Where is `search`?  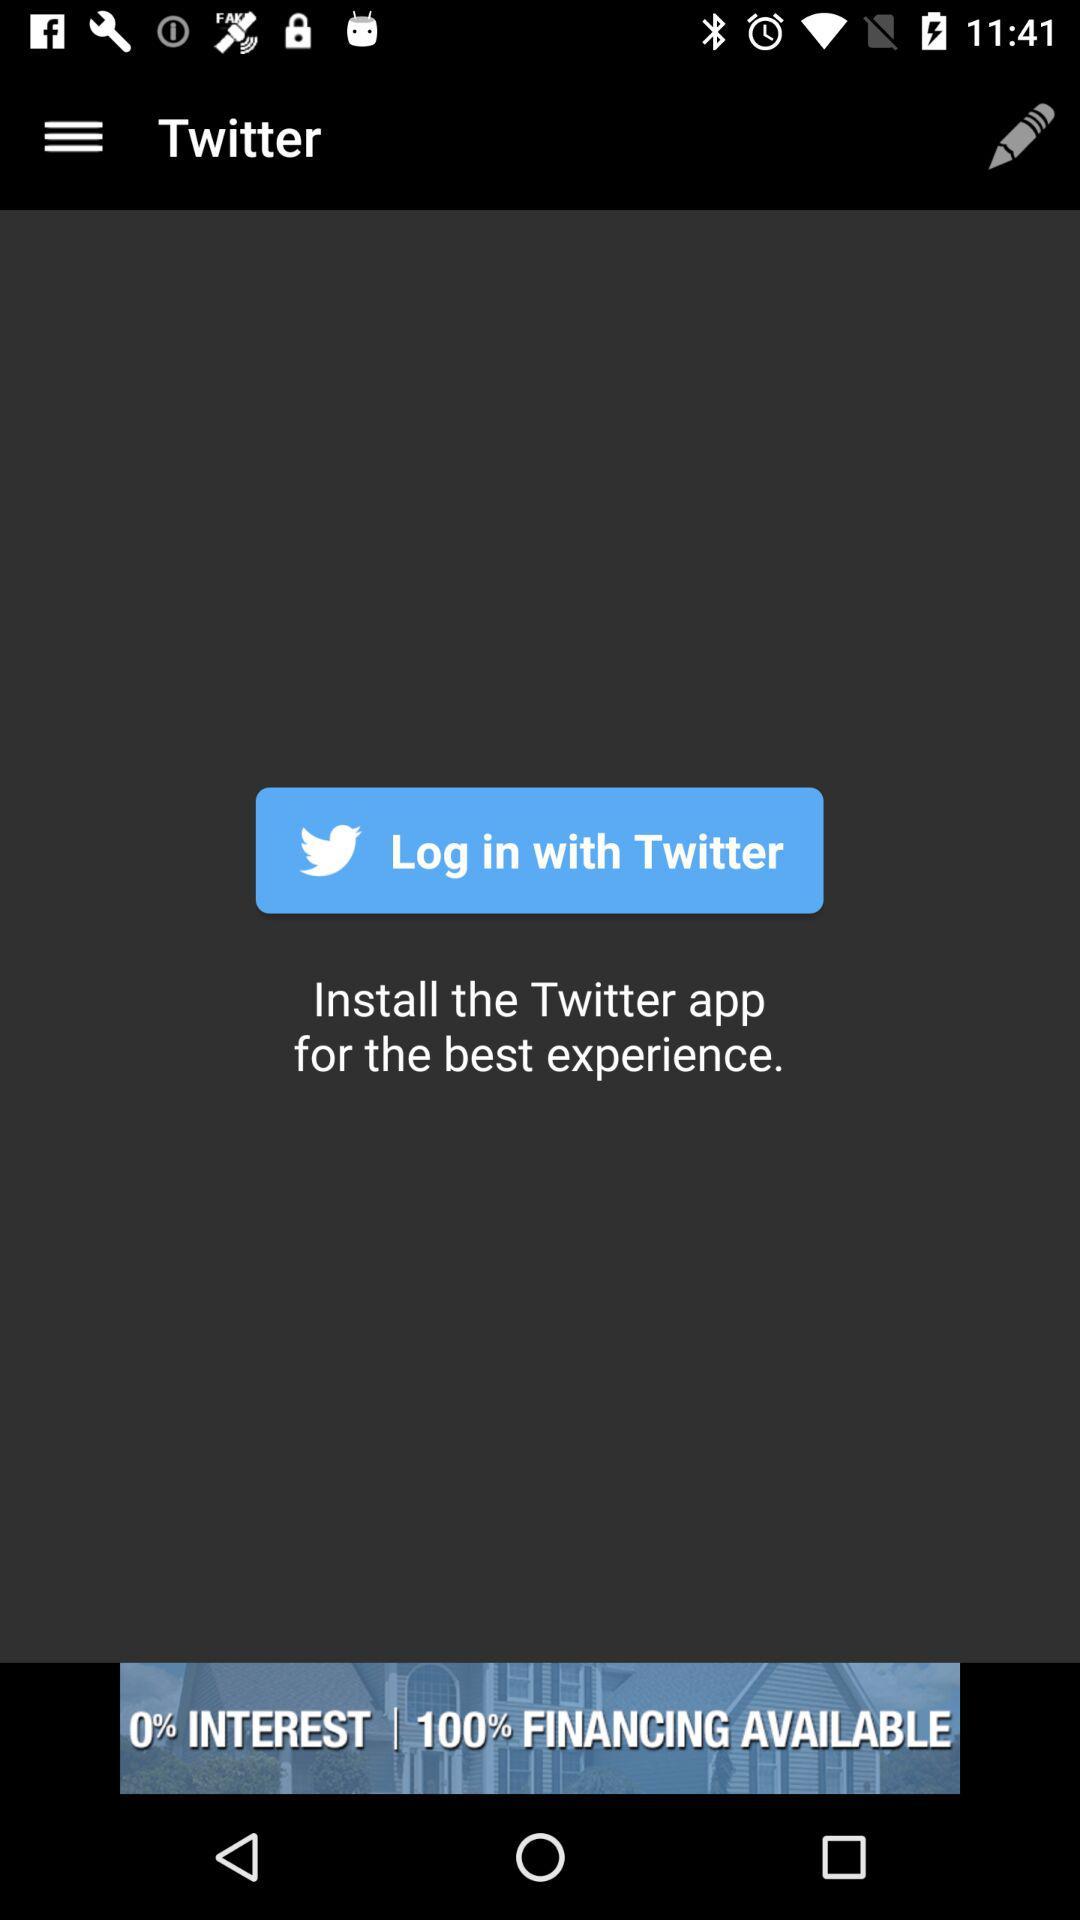
search is located at coordinates (72, 135).